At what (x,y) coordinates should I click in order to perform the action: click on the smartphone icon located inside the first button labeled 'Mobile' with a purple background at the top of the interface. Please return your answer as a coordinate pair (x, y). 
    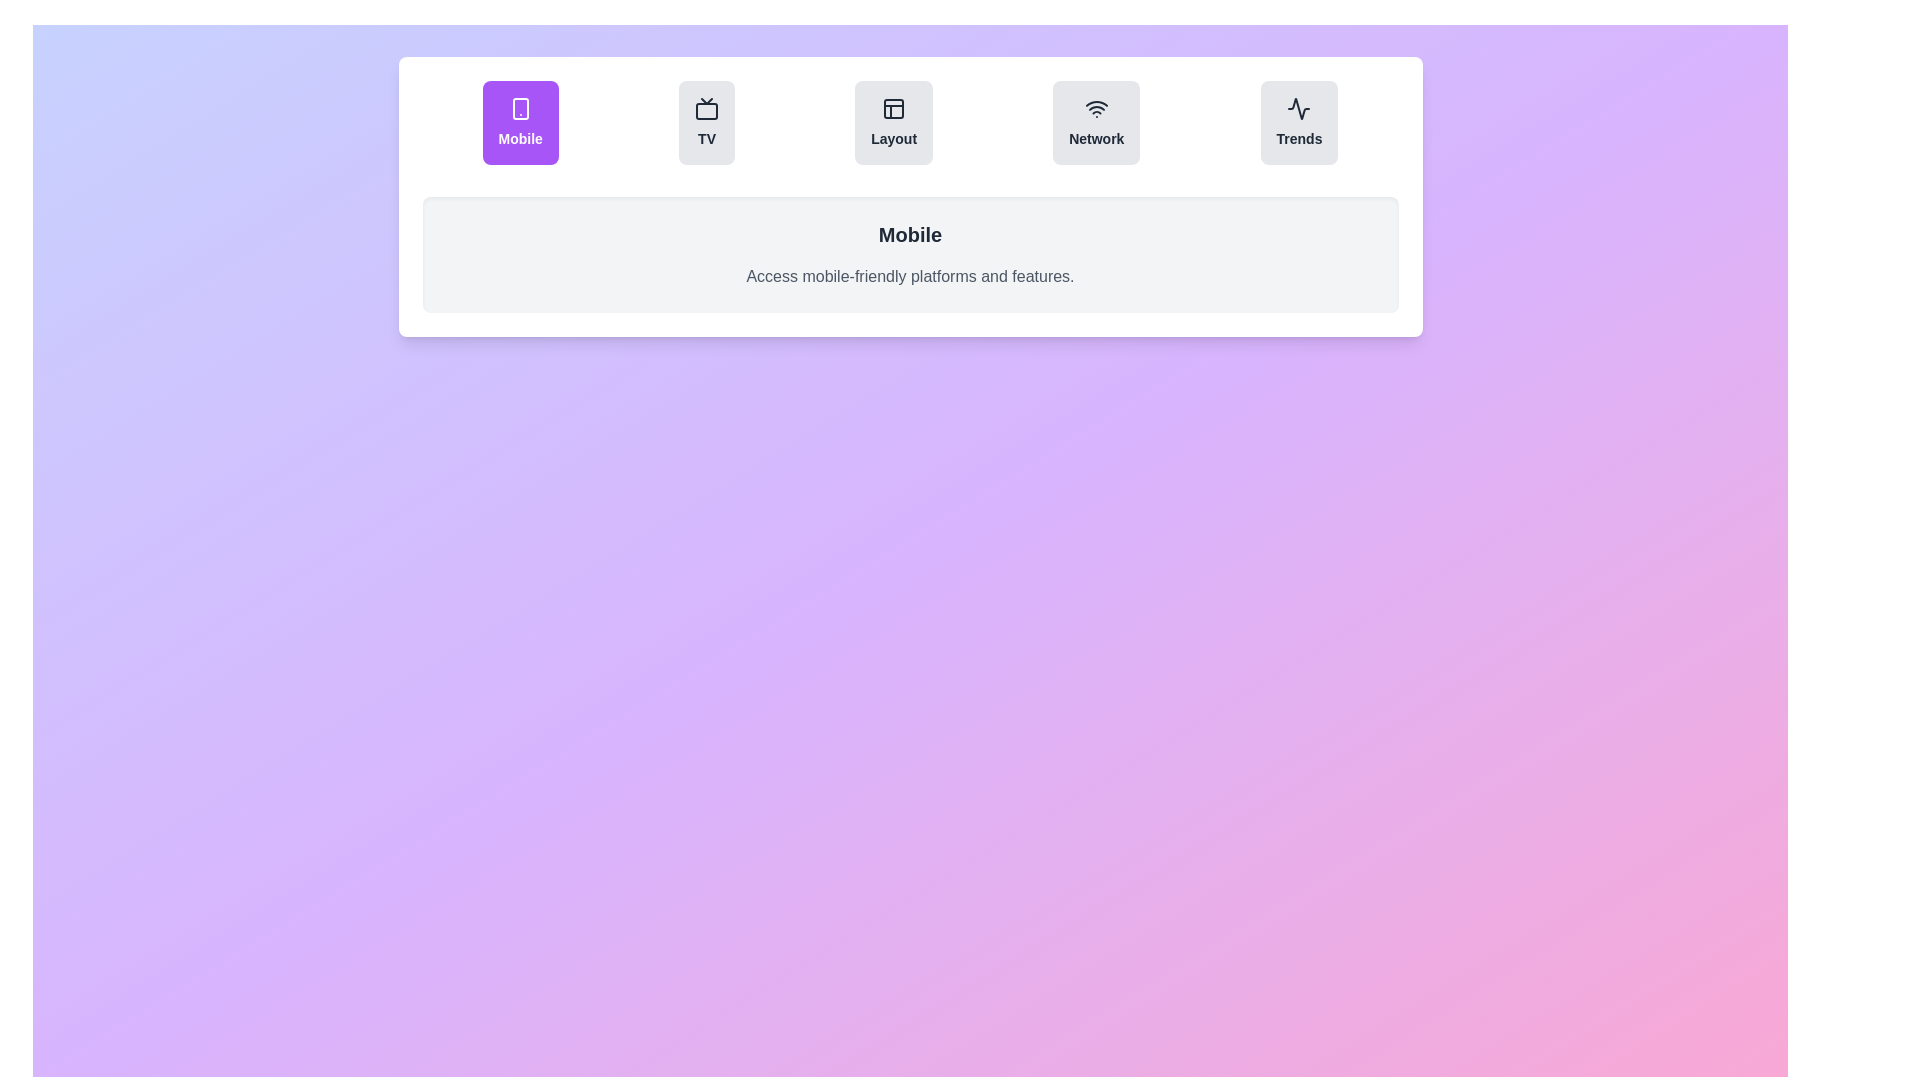
    Looking at the image, I should click on (520, 108).